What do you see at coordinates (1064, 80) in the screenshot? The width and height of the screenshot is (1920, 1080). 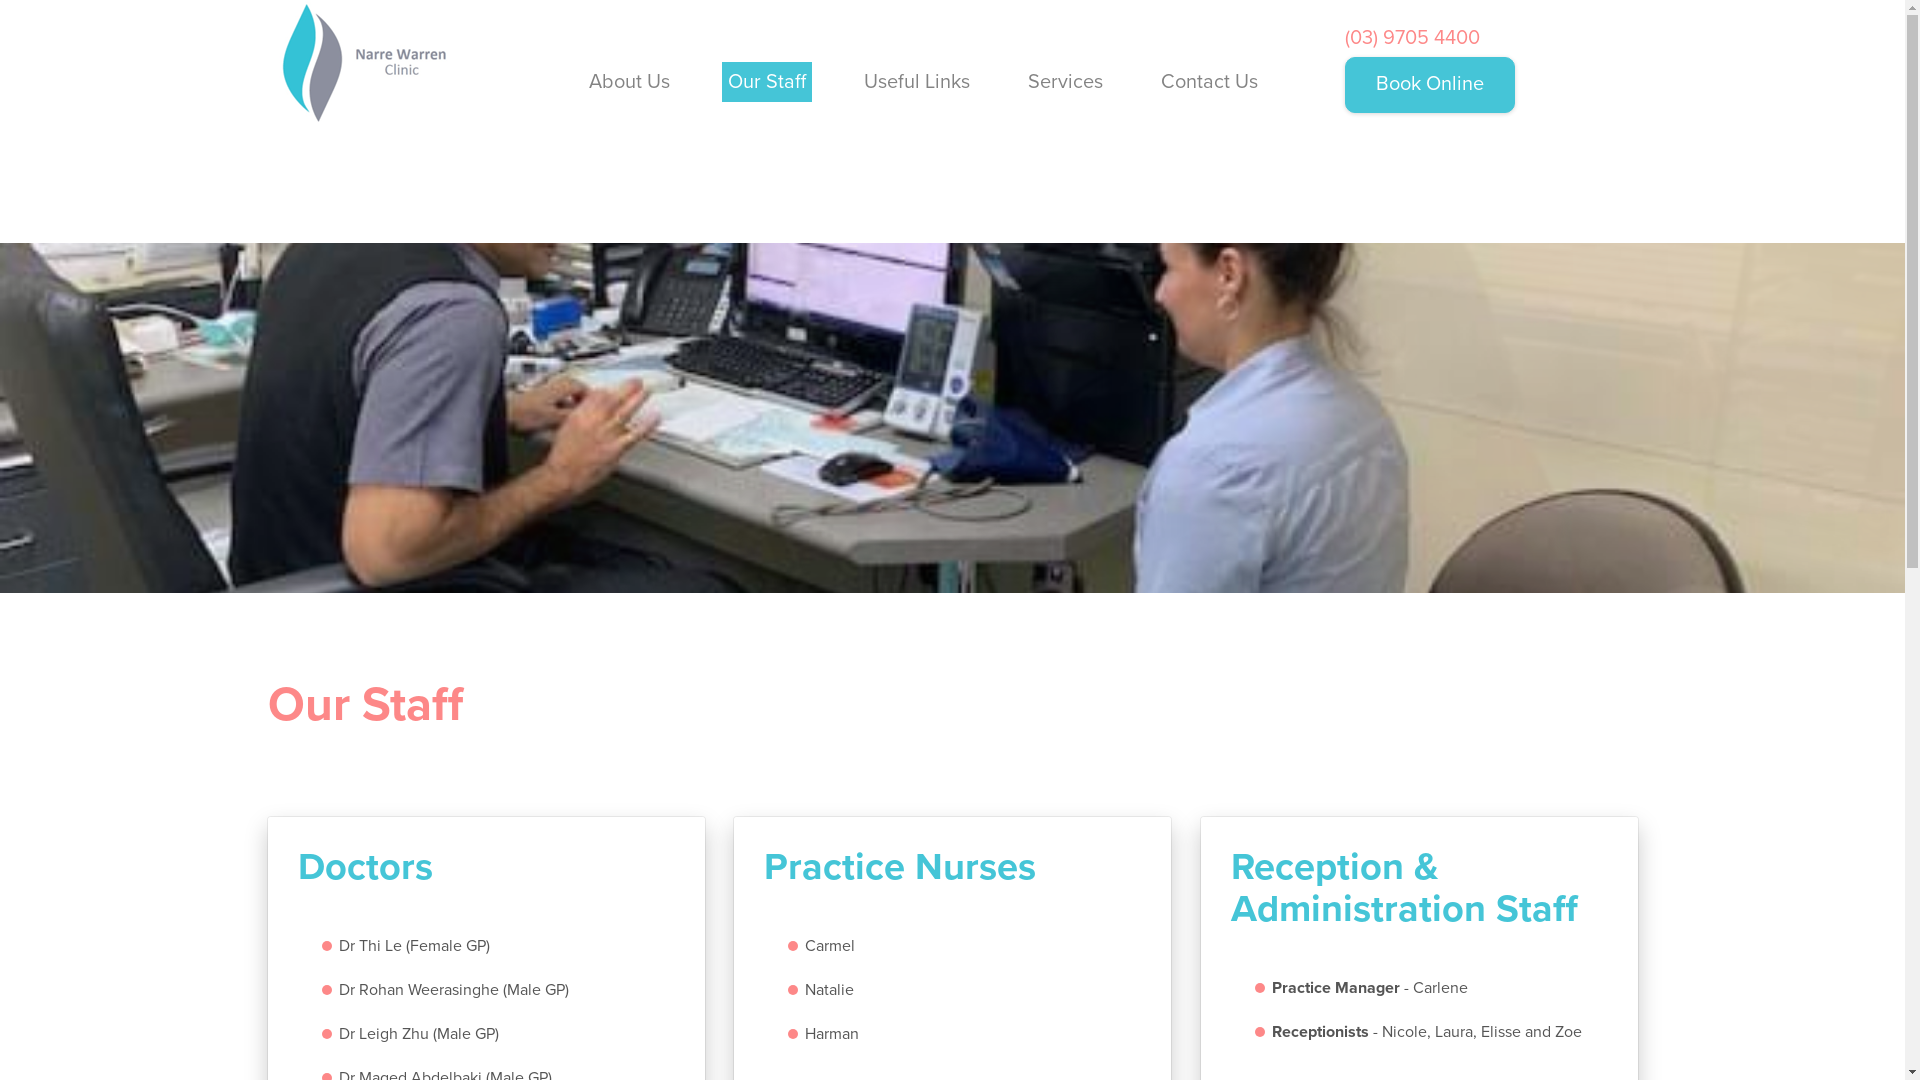 I see `'Services'` at bounding box center [1064, 80].